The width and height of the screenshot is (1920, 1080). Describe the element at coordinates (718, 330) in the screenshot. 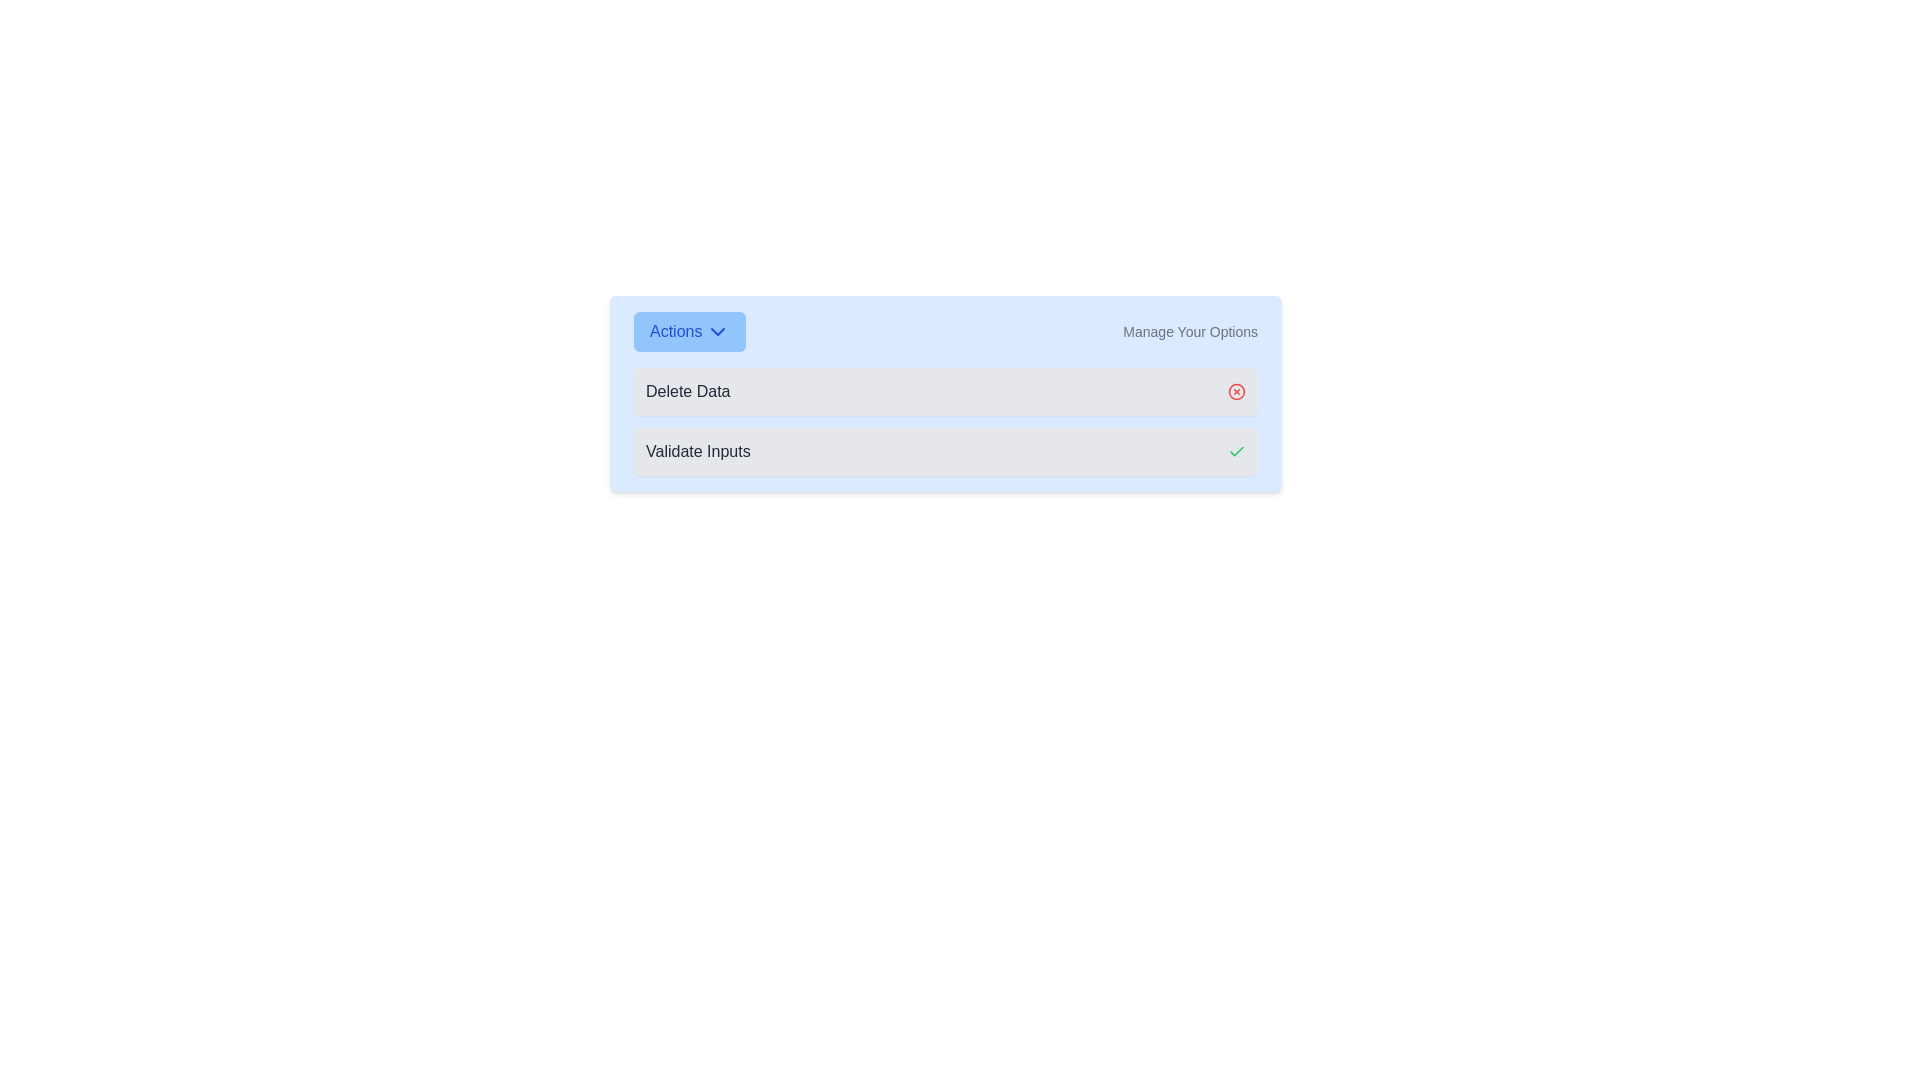

I see `the downward-pointing chevron icon located within the 'Actions' button` at that location.